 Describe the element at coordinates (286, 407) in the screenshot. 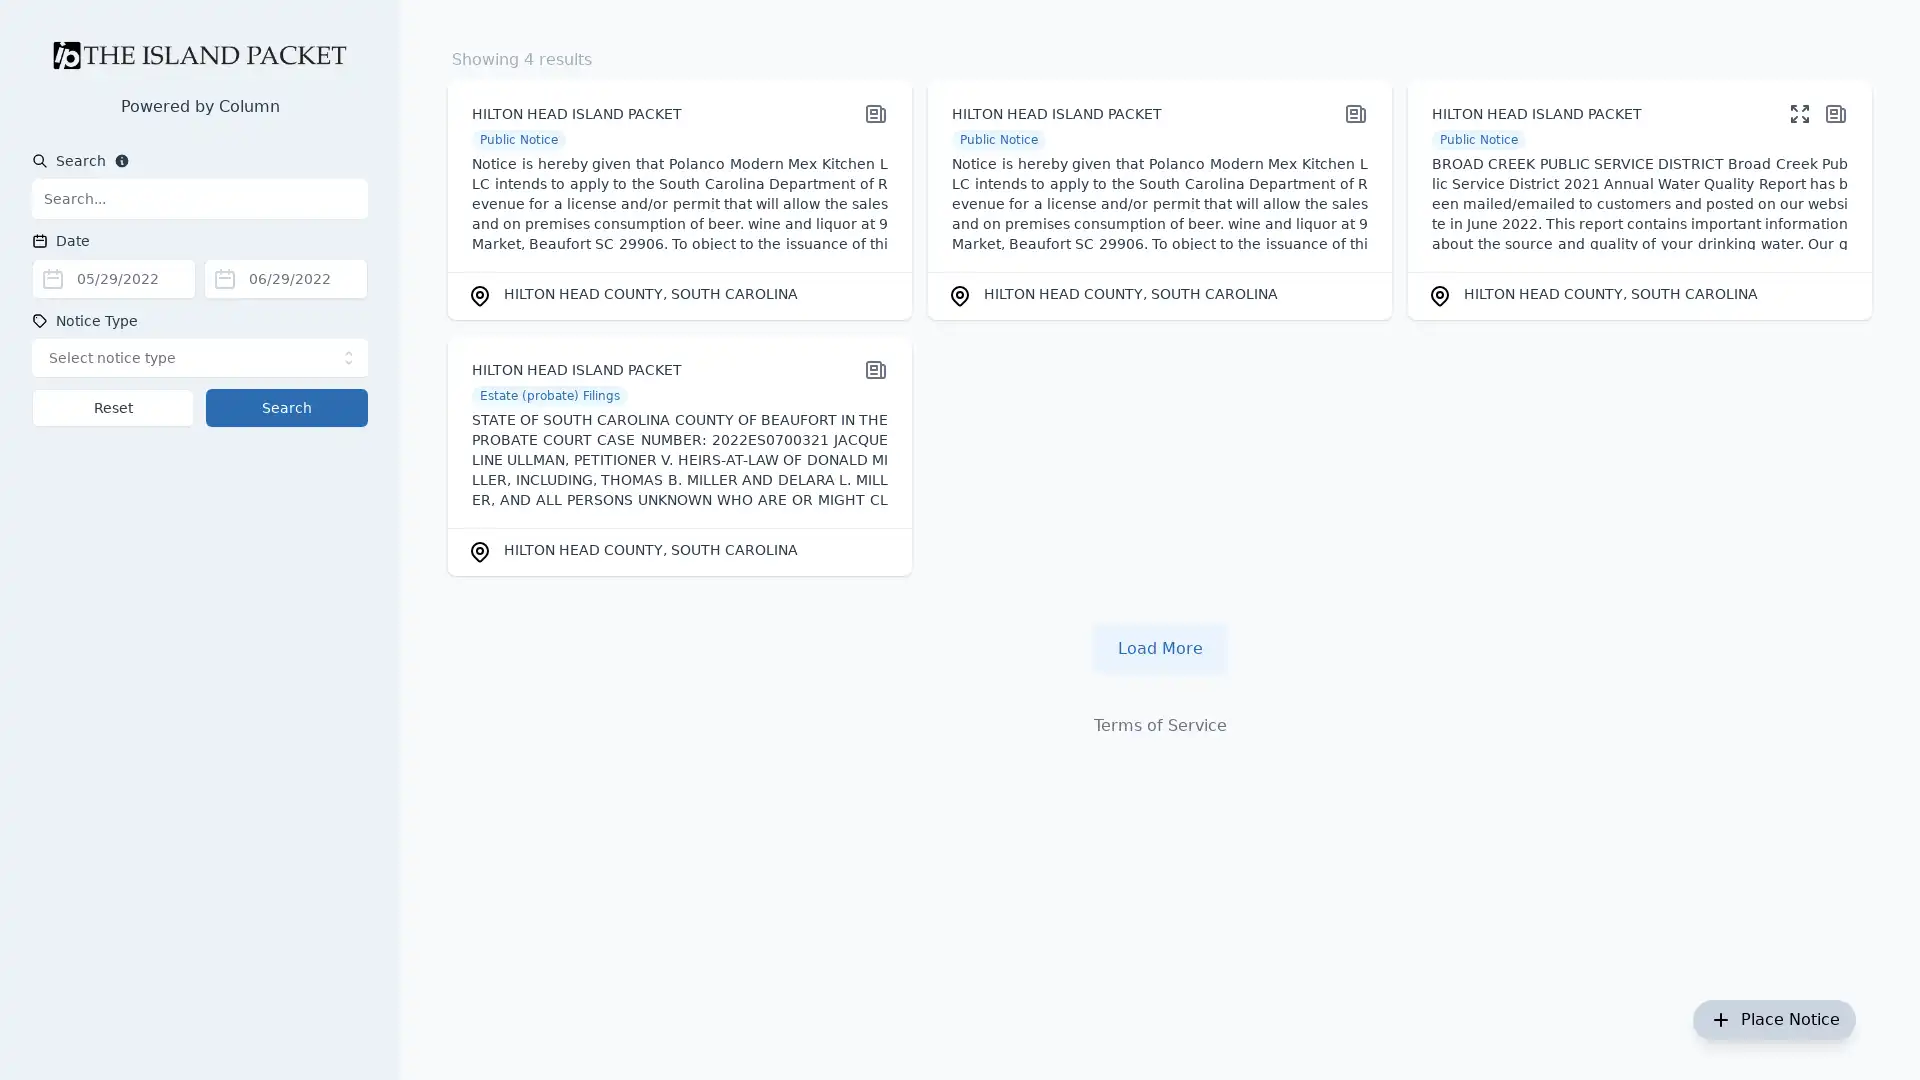

I see `Search` at that location.